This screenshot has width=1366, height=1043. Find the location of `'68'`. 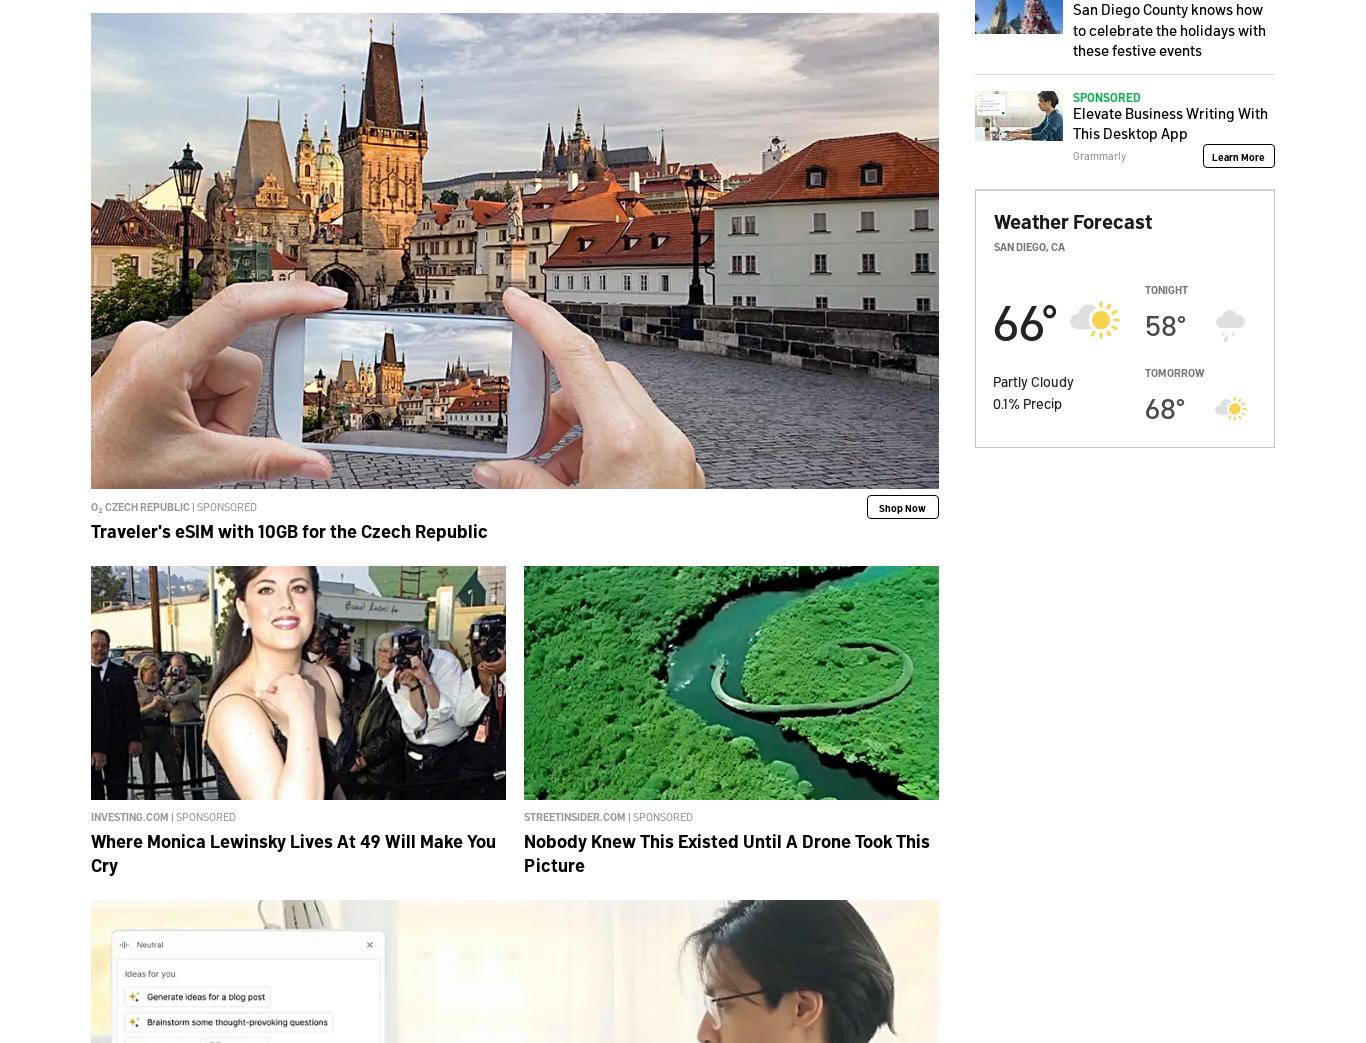

'68' is located at coordinates (1144, 406).